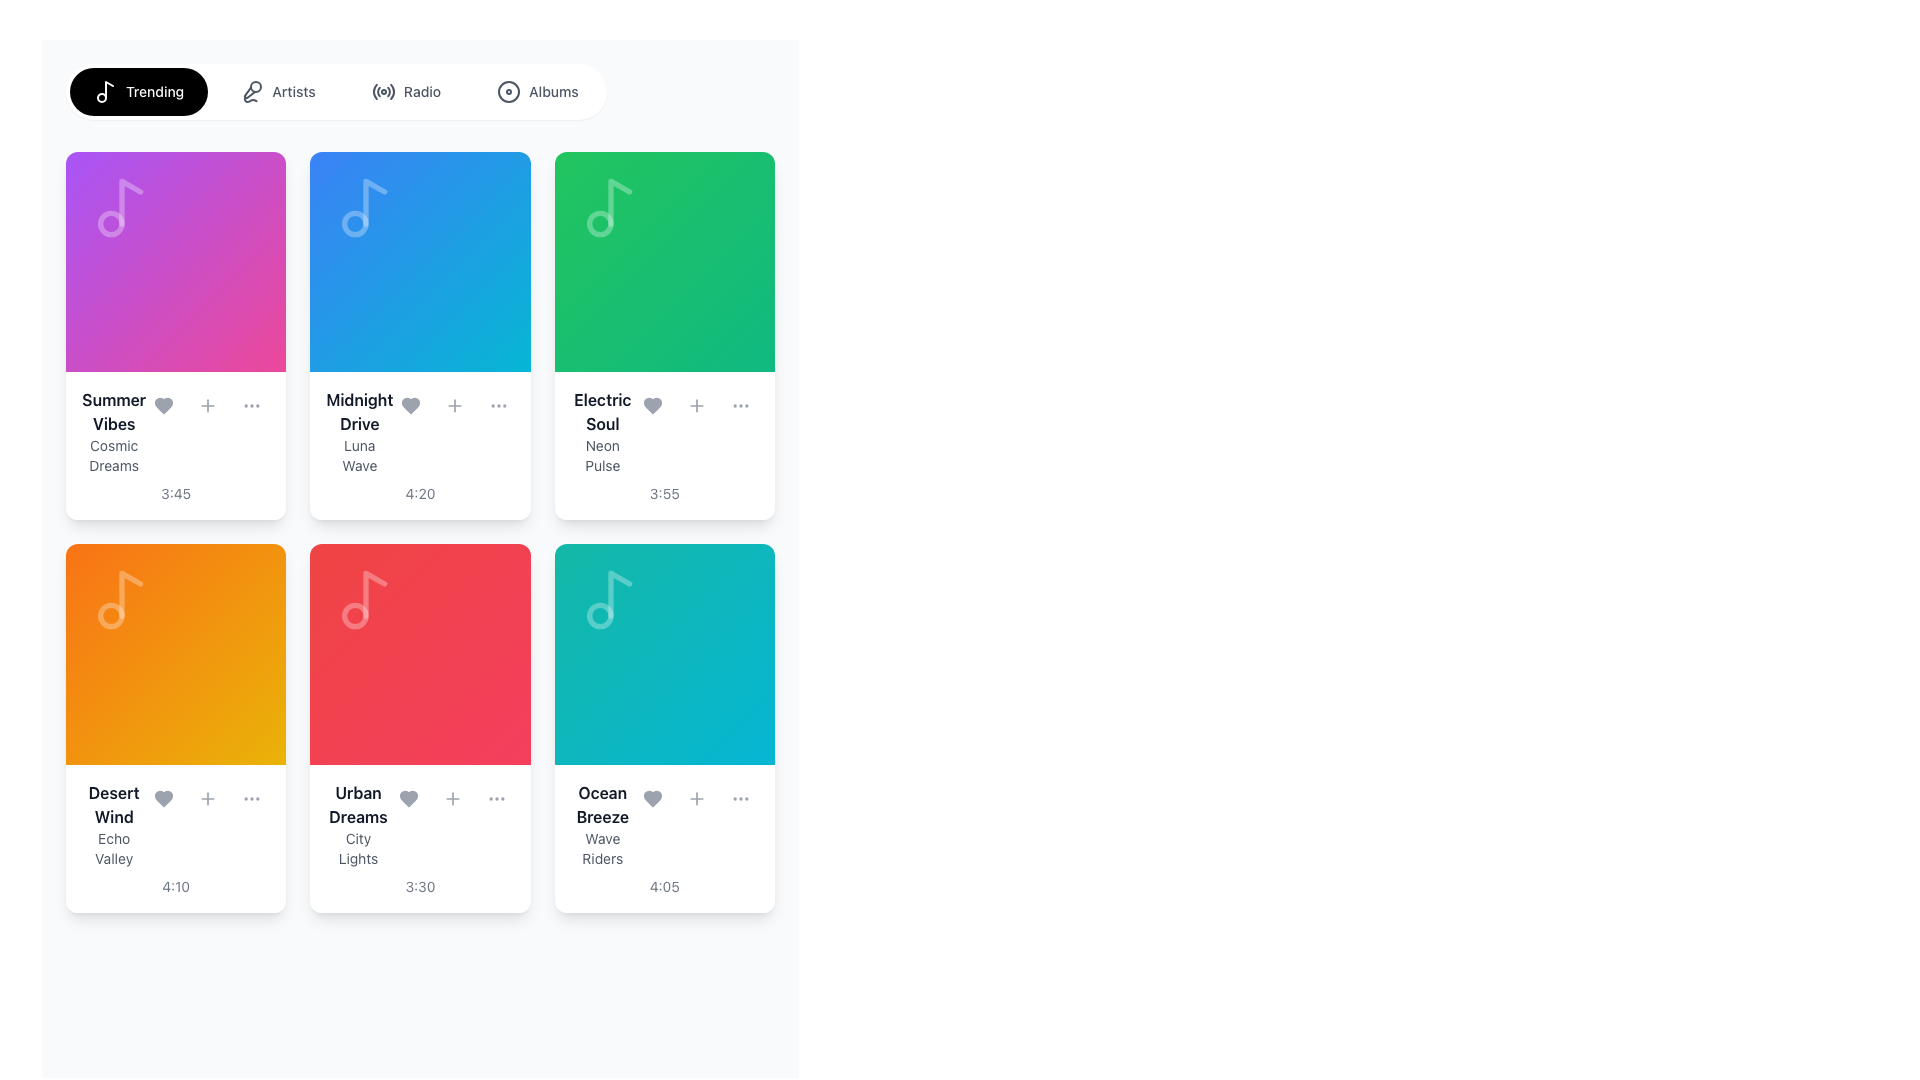 The height and width of the screenshot is (1080, 1920). Describe the element at coordinates (113, 824) in the screenshot. I see `the orange card in the second row of the grid layout that contains the title and subtitle text label component, located above the duration text '4:10' and below the musical note icon` at that location.